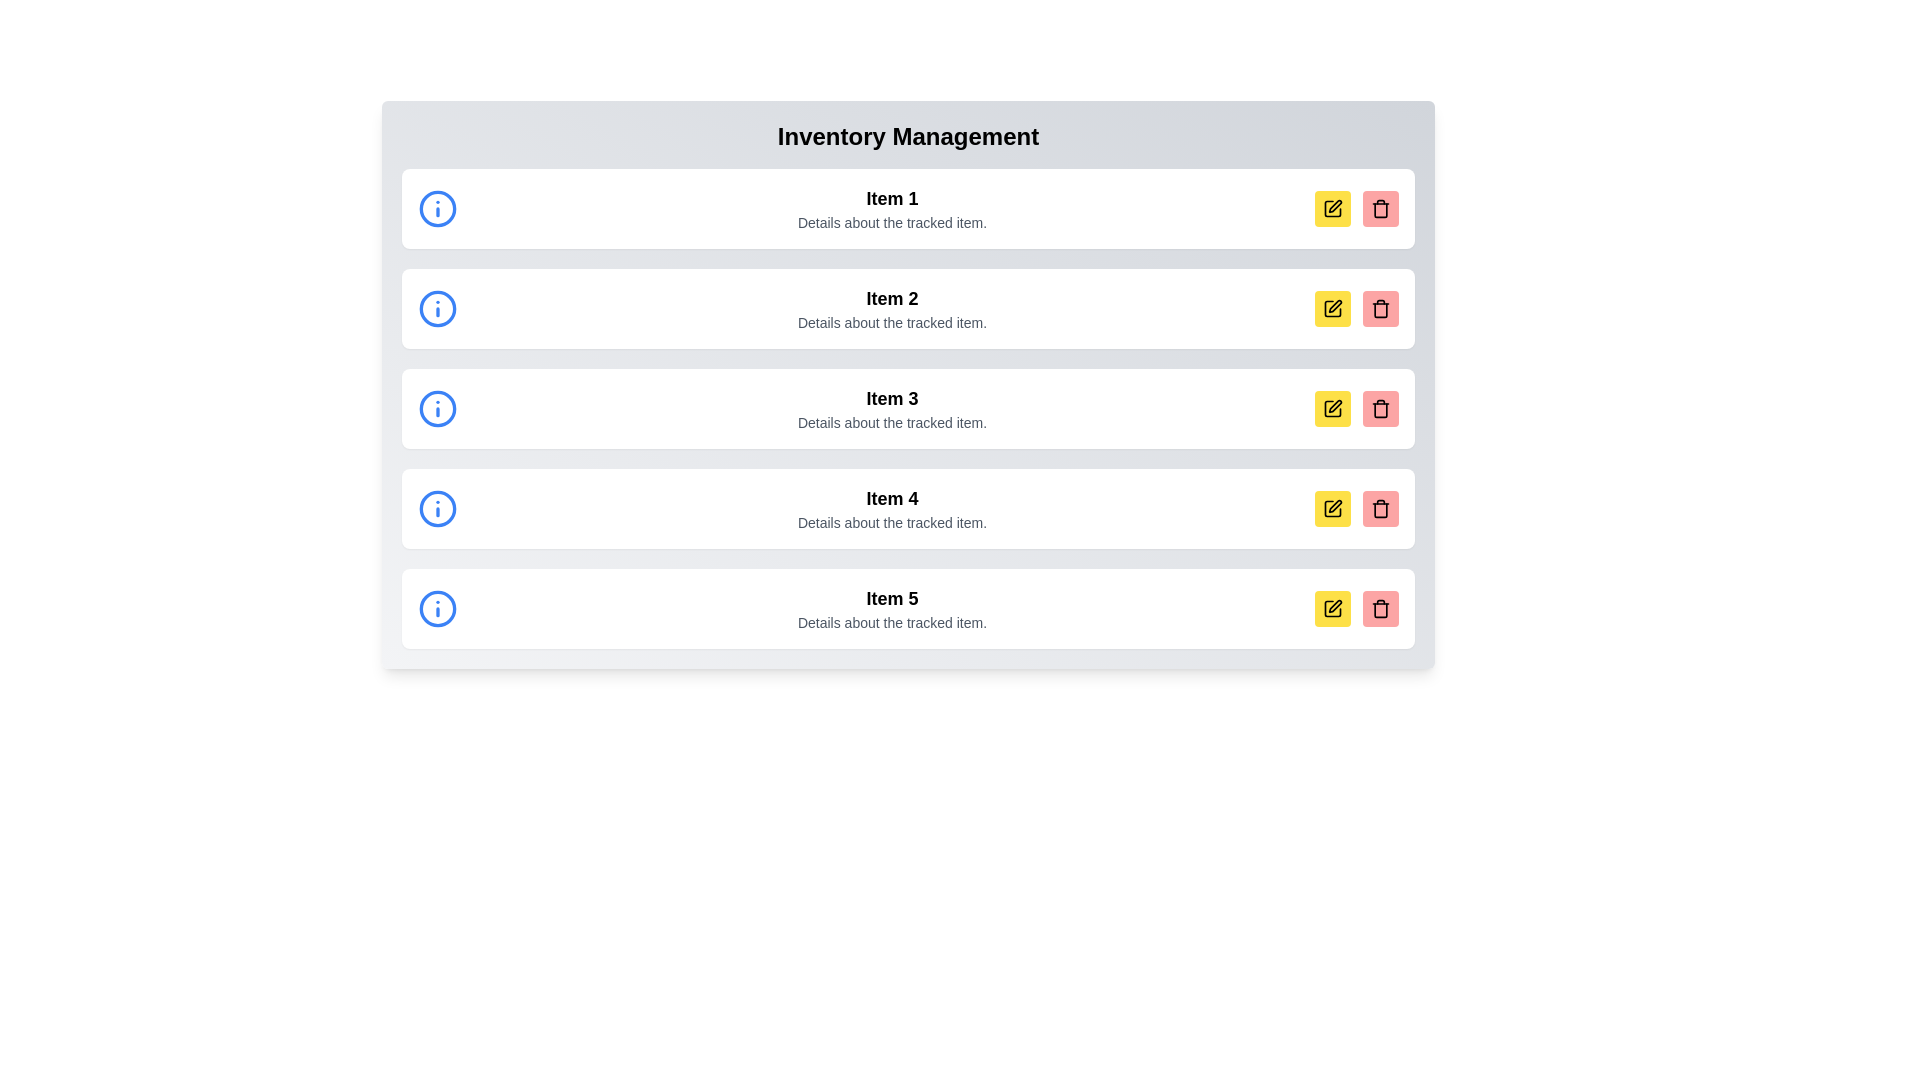 This screenshot has height=1080, width=1920. Describe the element at coordinates (1333, 208) in the screenshot. I see `the edit button located on the right-hand side of the inventory management options, which is the first button in a group preceding a red trash icon` at that location.